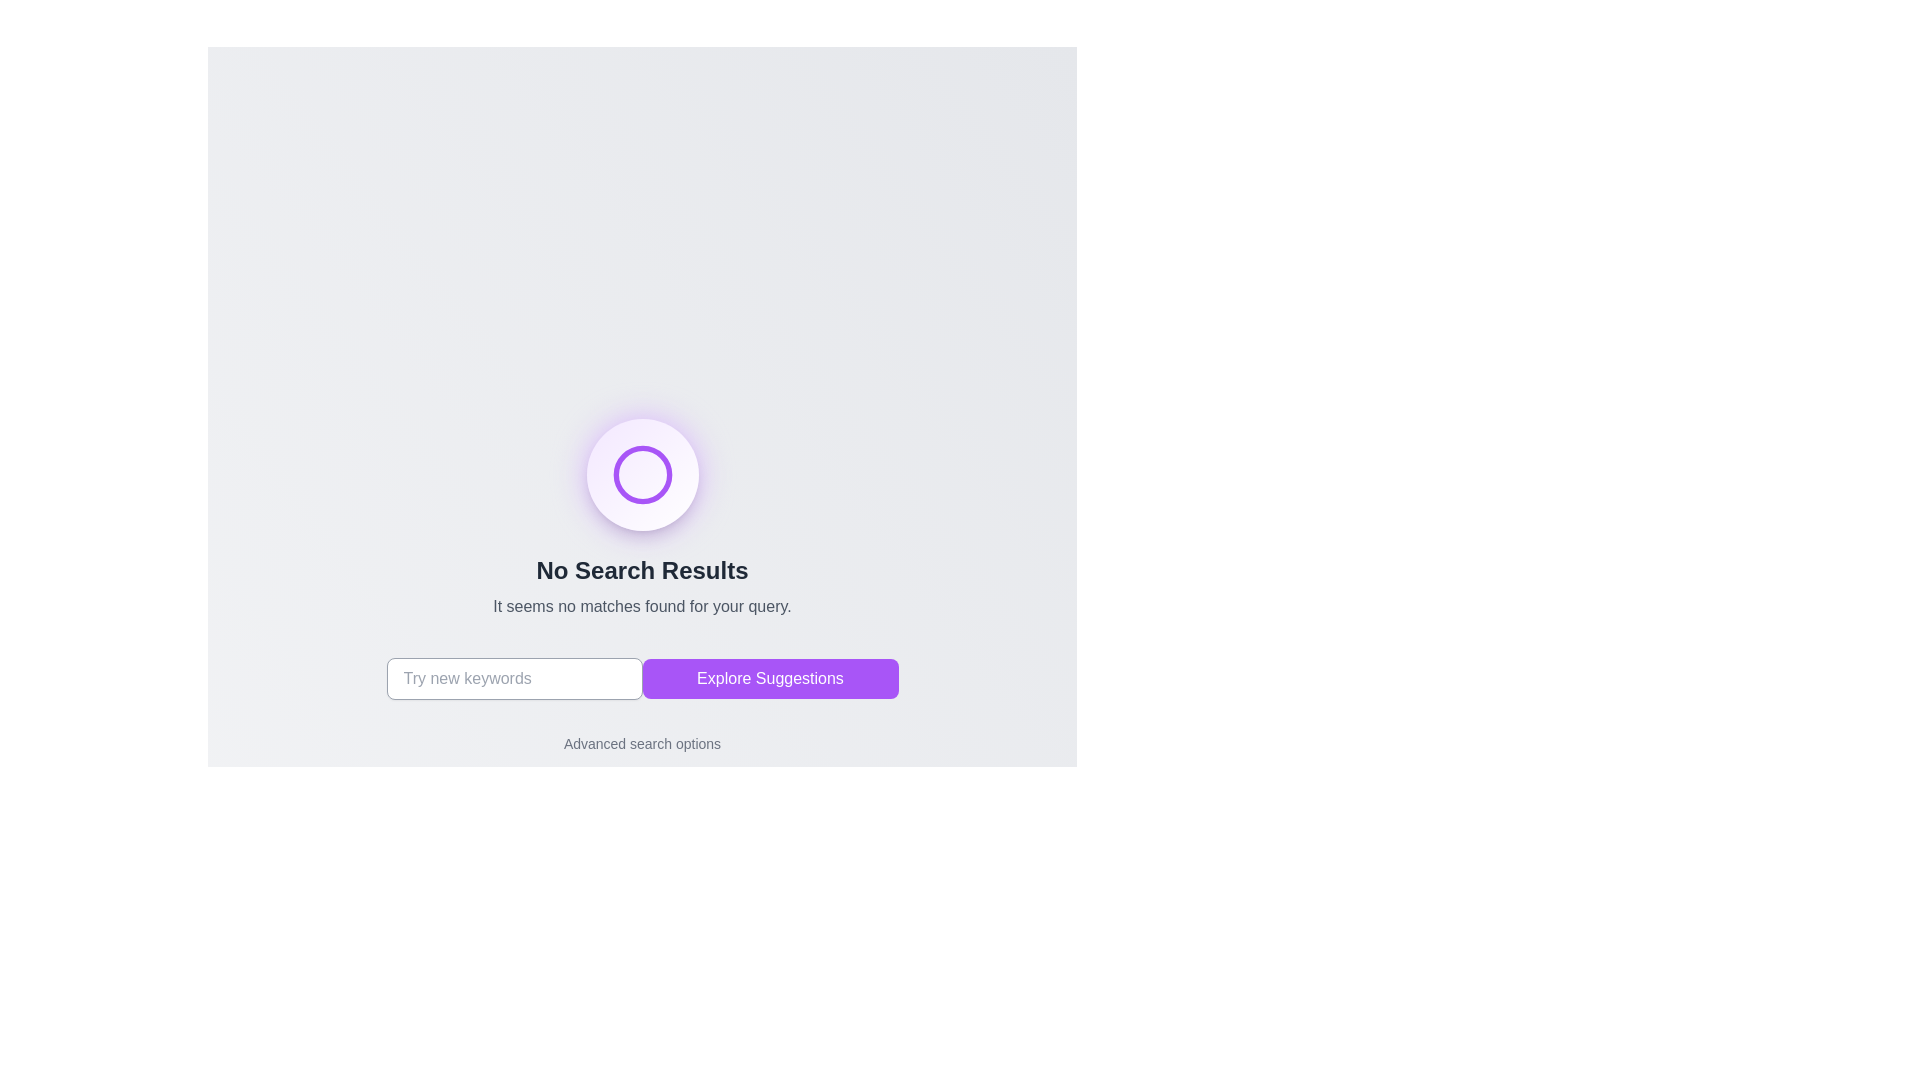 The height and width of the screenshot is (1080, 1920). I want to click on the rectangular text input field with a light gray border and placeholder text 'Try new keywords' to focus on it, so click(514, 677).